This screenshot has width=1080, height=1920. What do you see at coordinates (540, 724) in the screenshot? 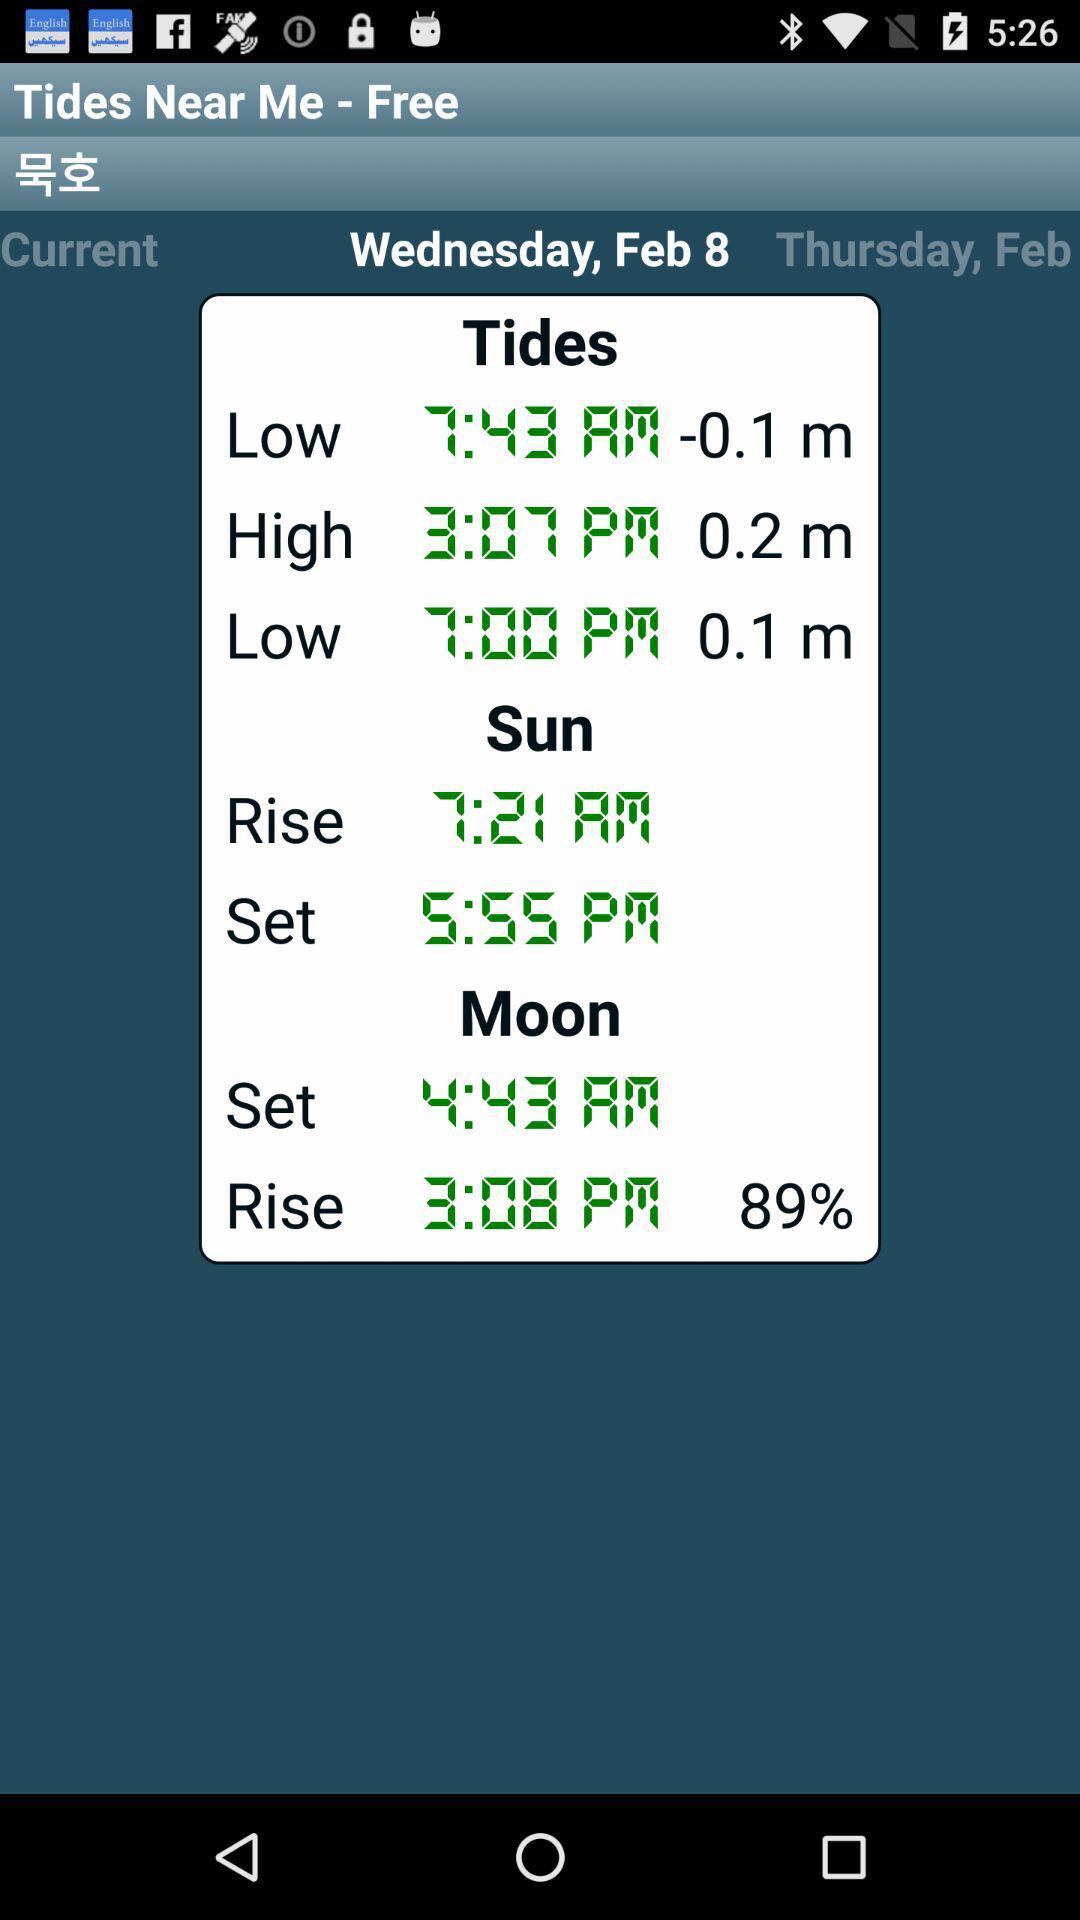
I see `icon above the rise app` at bounding box center [540, 724].